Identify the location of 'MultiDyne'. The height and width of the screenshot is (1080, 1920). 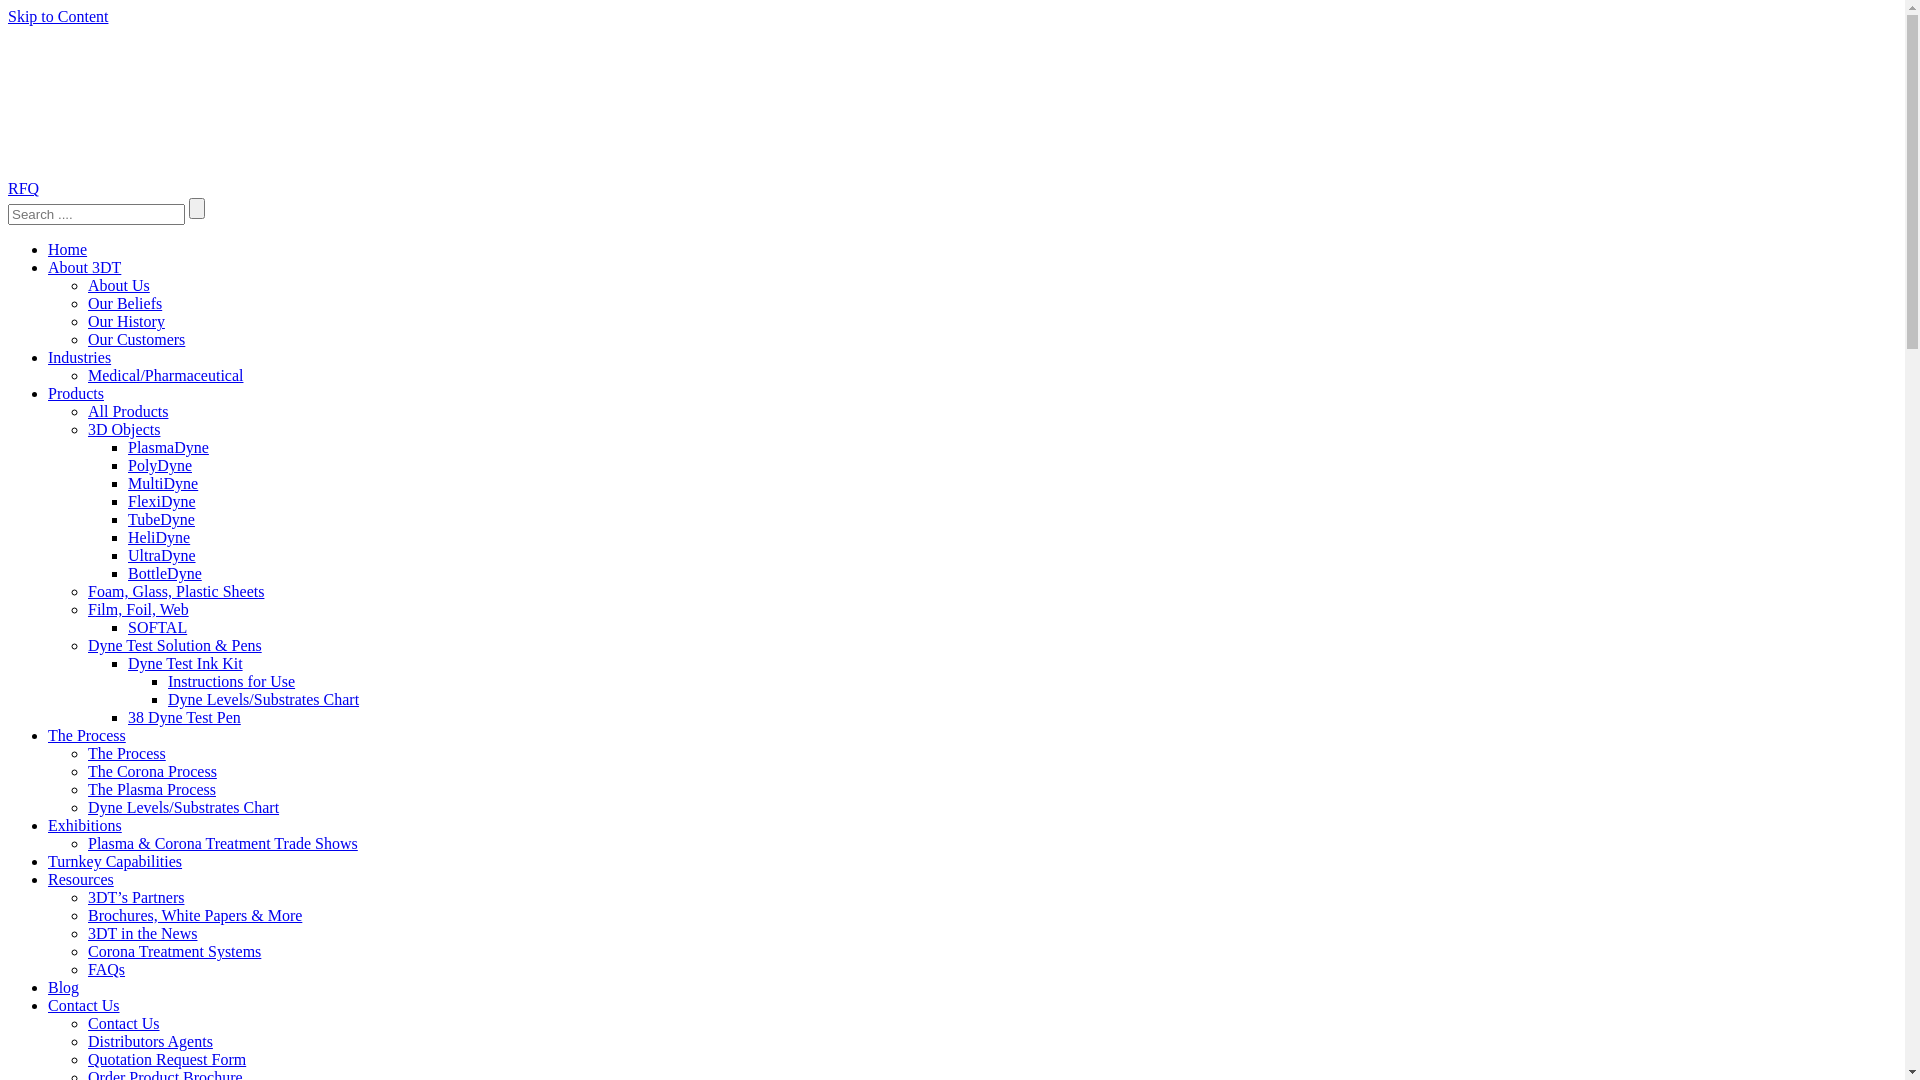
(163, 483).